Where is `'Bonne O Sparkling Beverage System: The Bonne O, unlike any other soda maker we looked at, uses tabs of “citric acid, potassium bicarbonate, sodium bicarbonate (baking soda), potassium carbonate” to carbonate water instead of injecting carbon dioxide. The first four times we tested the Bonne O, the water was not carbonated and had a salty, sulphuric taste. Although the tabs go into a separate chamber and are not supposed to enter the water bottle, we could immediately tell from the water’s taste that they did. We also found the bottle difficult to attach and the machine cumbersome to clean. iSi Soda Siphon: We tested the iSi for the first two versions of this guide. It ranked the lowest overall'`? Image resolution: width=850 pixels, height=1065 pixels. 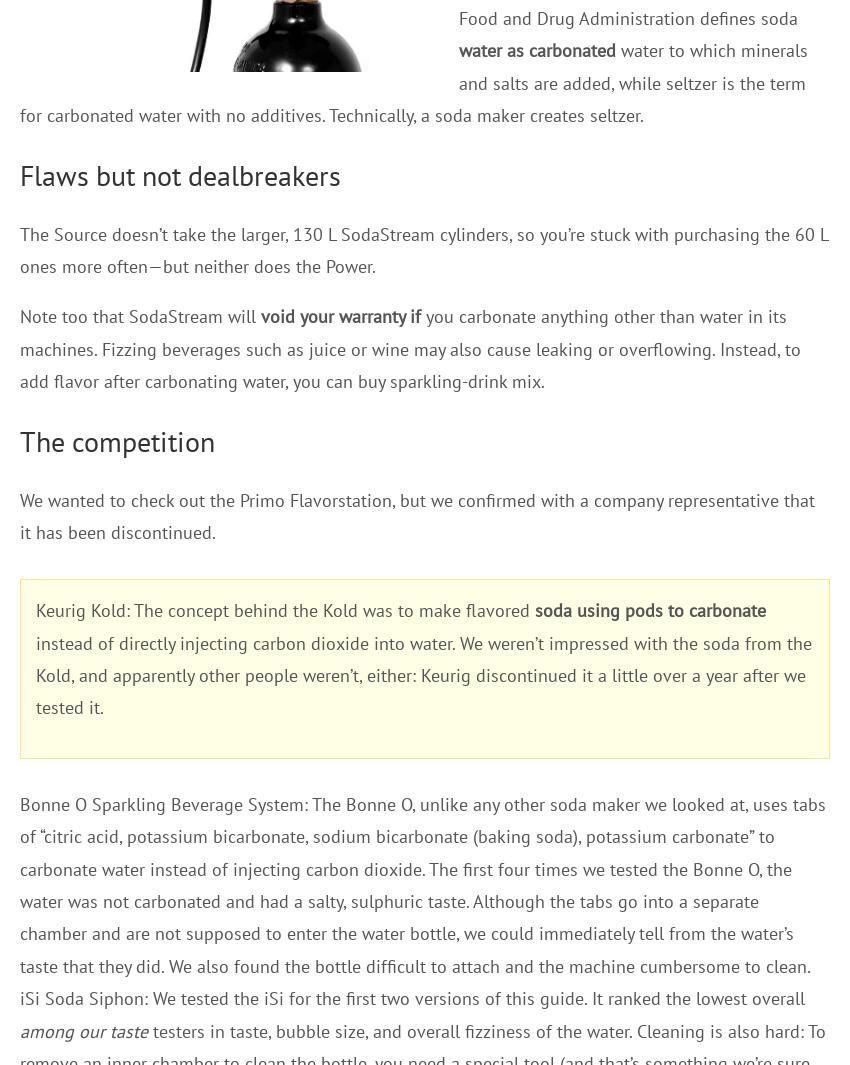
'Bonne O Sparkling Beverage System: The Bonne O, unlike any other soda maker we looked at, uses tabs of “citric acid, potassium bicarbonate, sodium bicarbonate (baking soda), potassium carbonate” to carbonate water instead of injecting carbon dioxide. The first four times we tested the Bonne O, the water was not carbonated and had a salty, sulphuric taste. Although the tabs go into a separate chamber and are not supposed to enter the water bottle, we could immediately tell from the water’s taste that they did. We also found the bottle difficult to attach and the machine cumbersome to clean. iSi Soda Siphon: We tested the iSi for the first two versions of this guide. It ranked the lowest overall' is located at coordinates (422, 900).